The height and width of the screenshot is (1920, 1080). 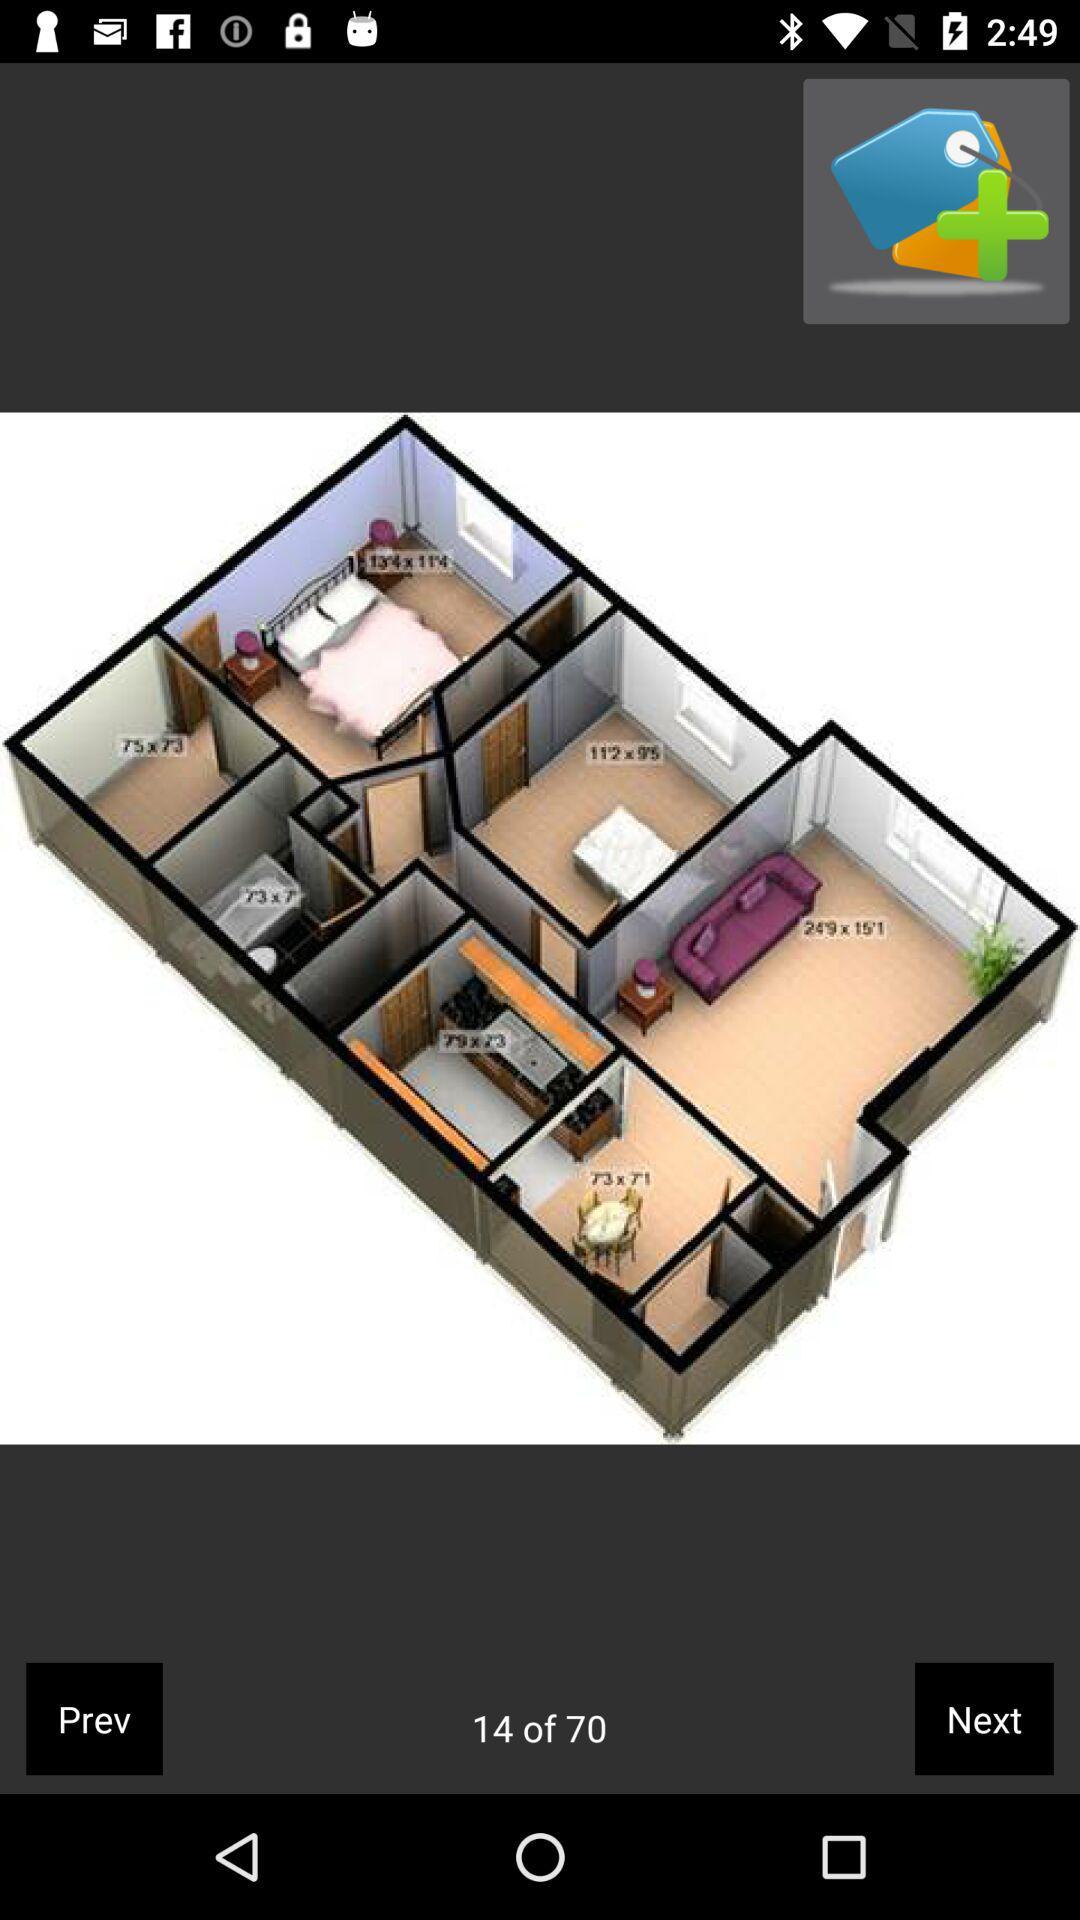 I want to click on icon at the bottom right corner, so click(x=983, y=1717).